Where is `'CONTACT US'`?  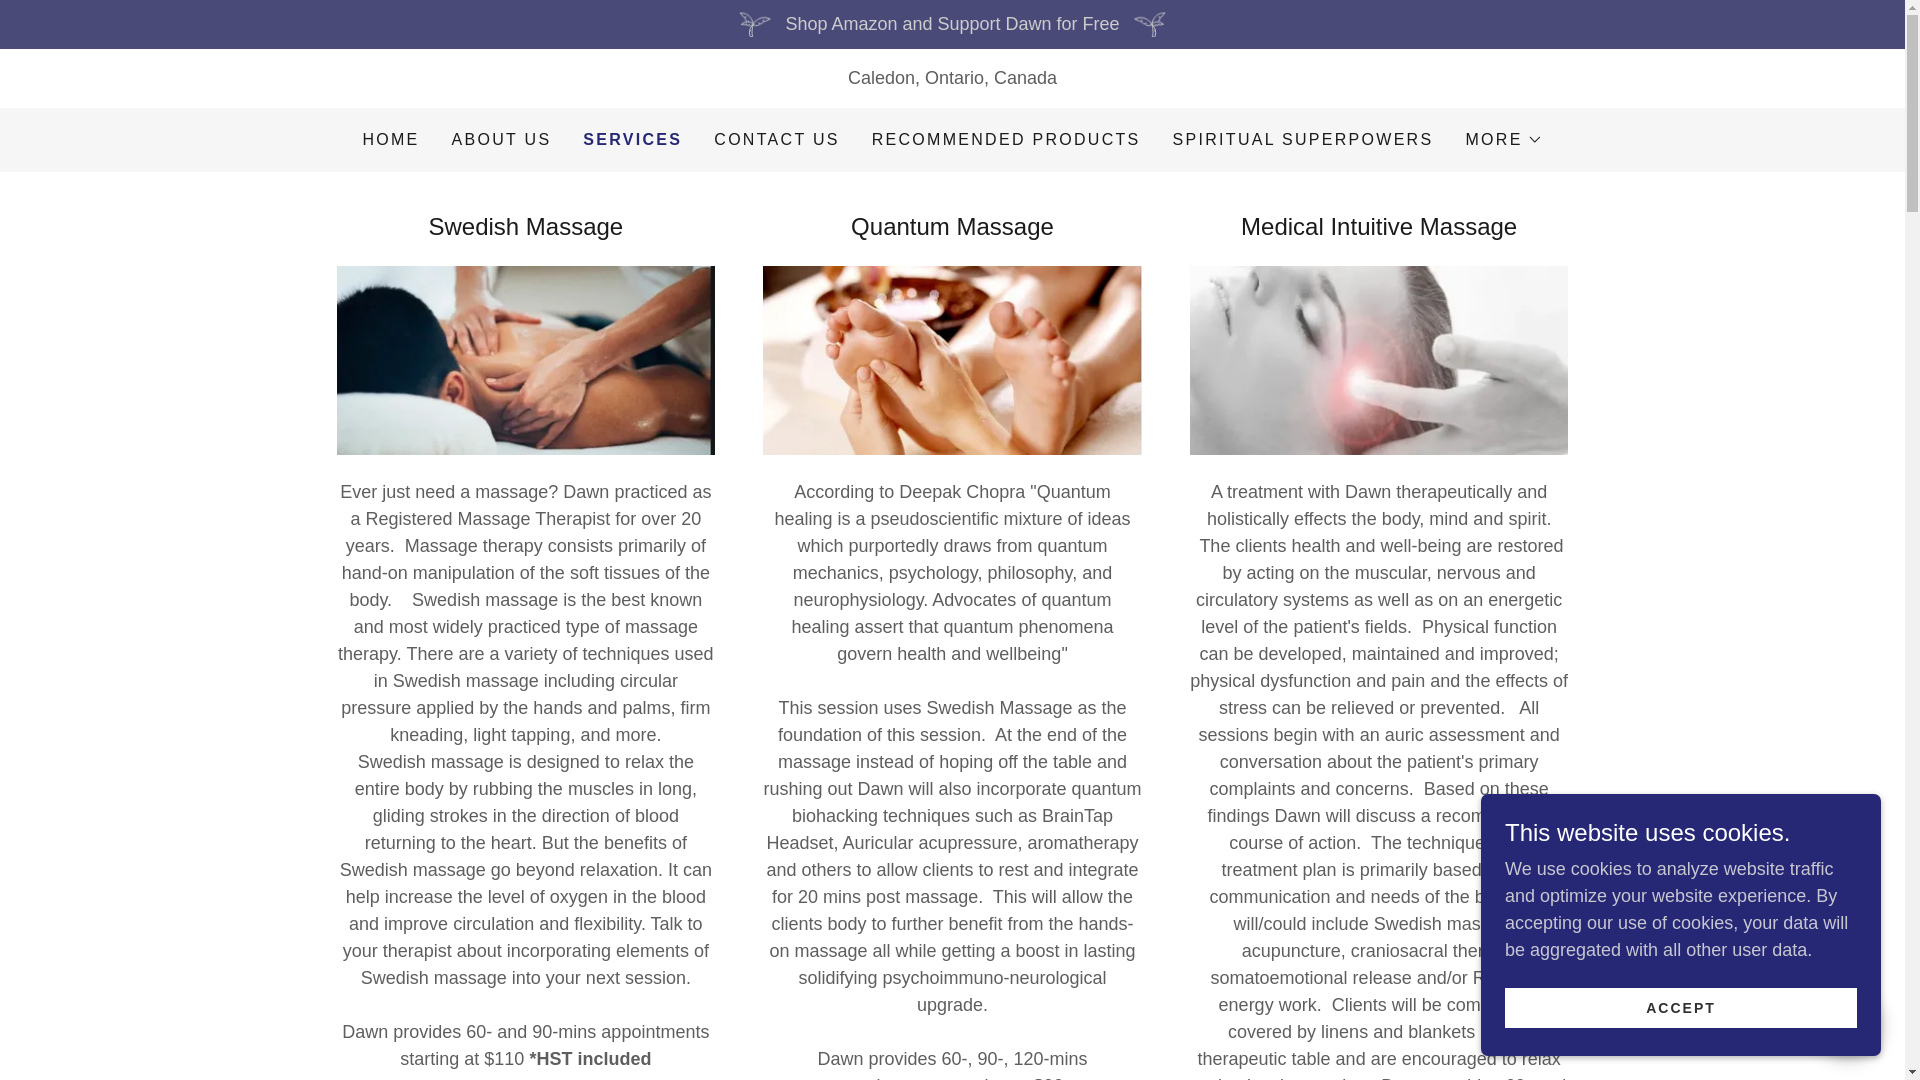 'CONTACT US' is located at coordinates (708, 138).